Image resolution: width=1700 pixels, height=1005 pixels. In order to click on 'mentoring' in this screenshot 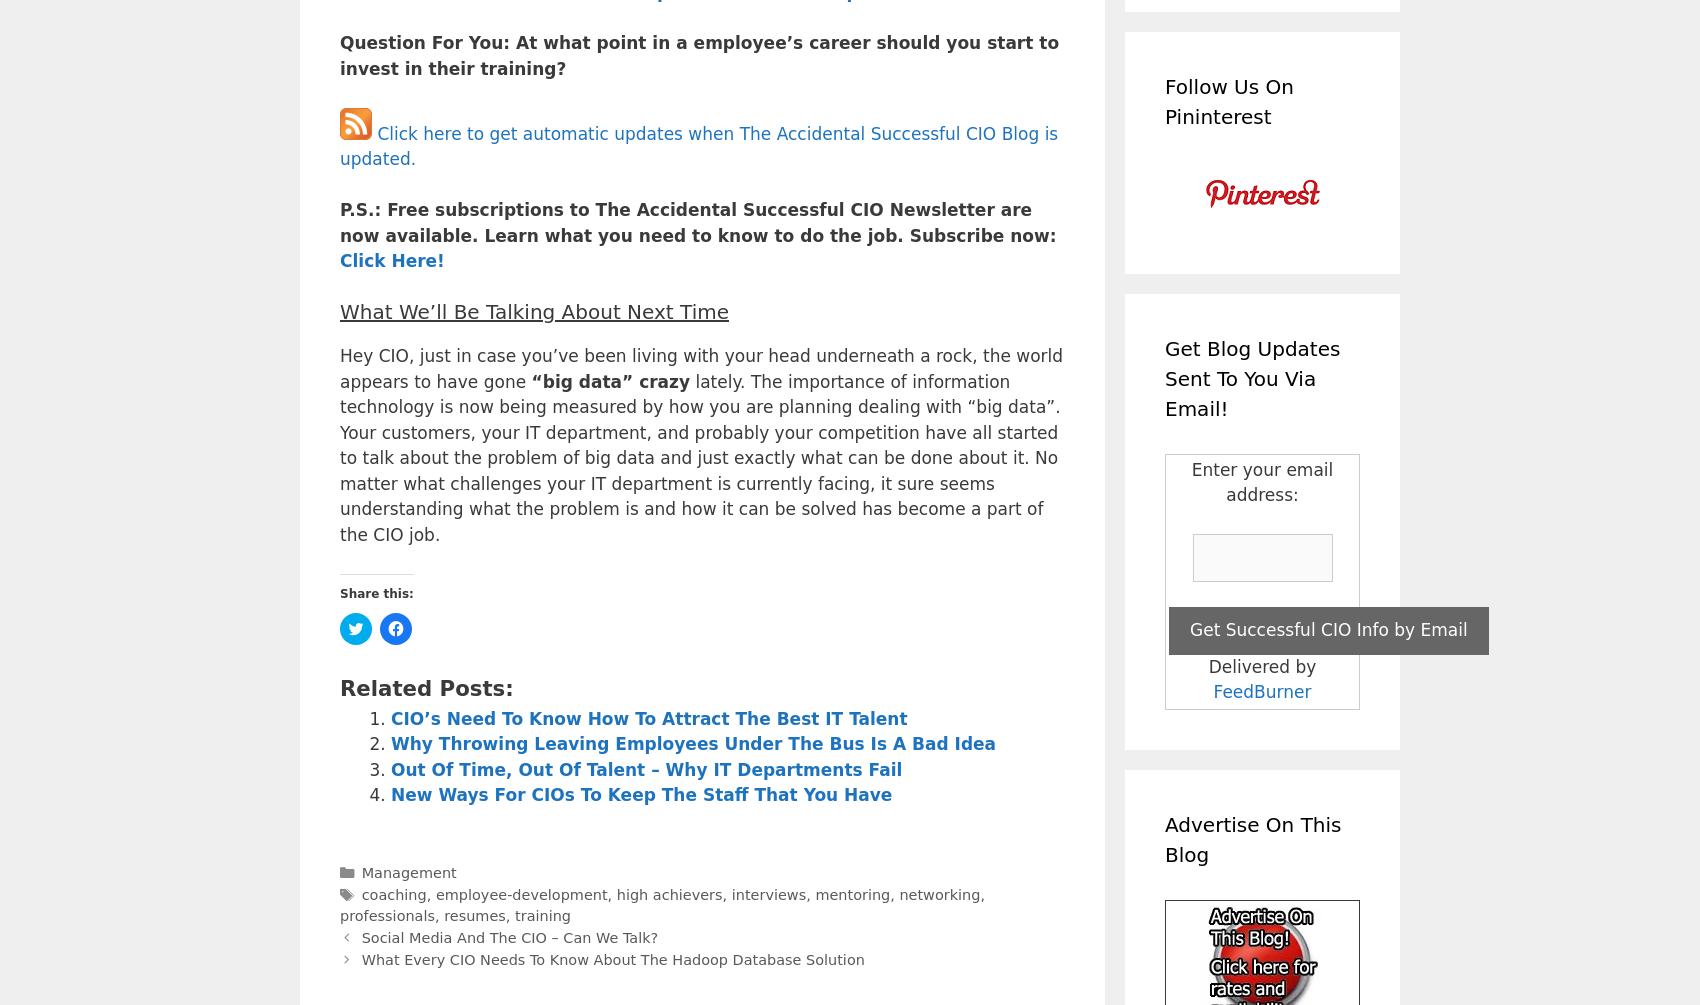, I will do `click(813, 893)`.